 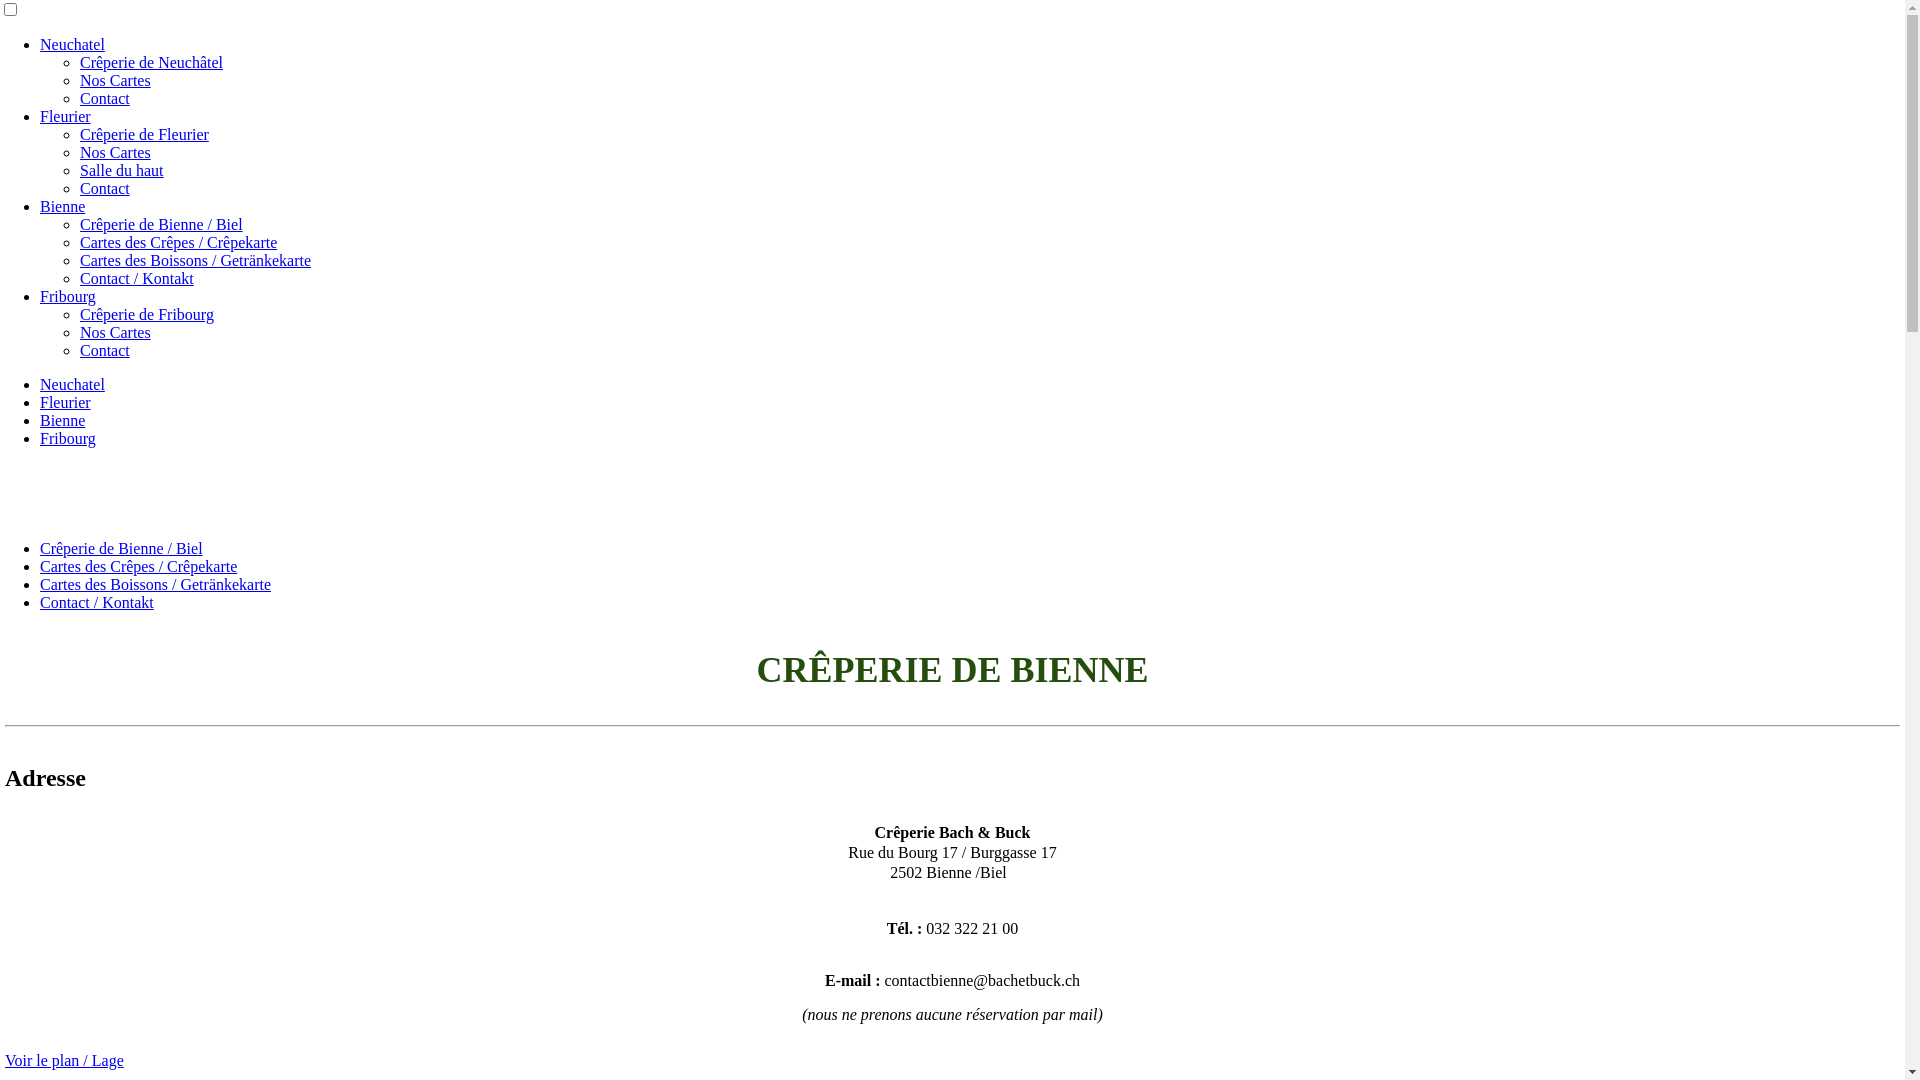 I want to click on 'Bienne', so click(x=62, y=206).